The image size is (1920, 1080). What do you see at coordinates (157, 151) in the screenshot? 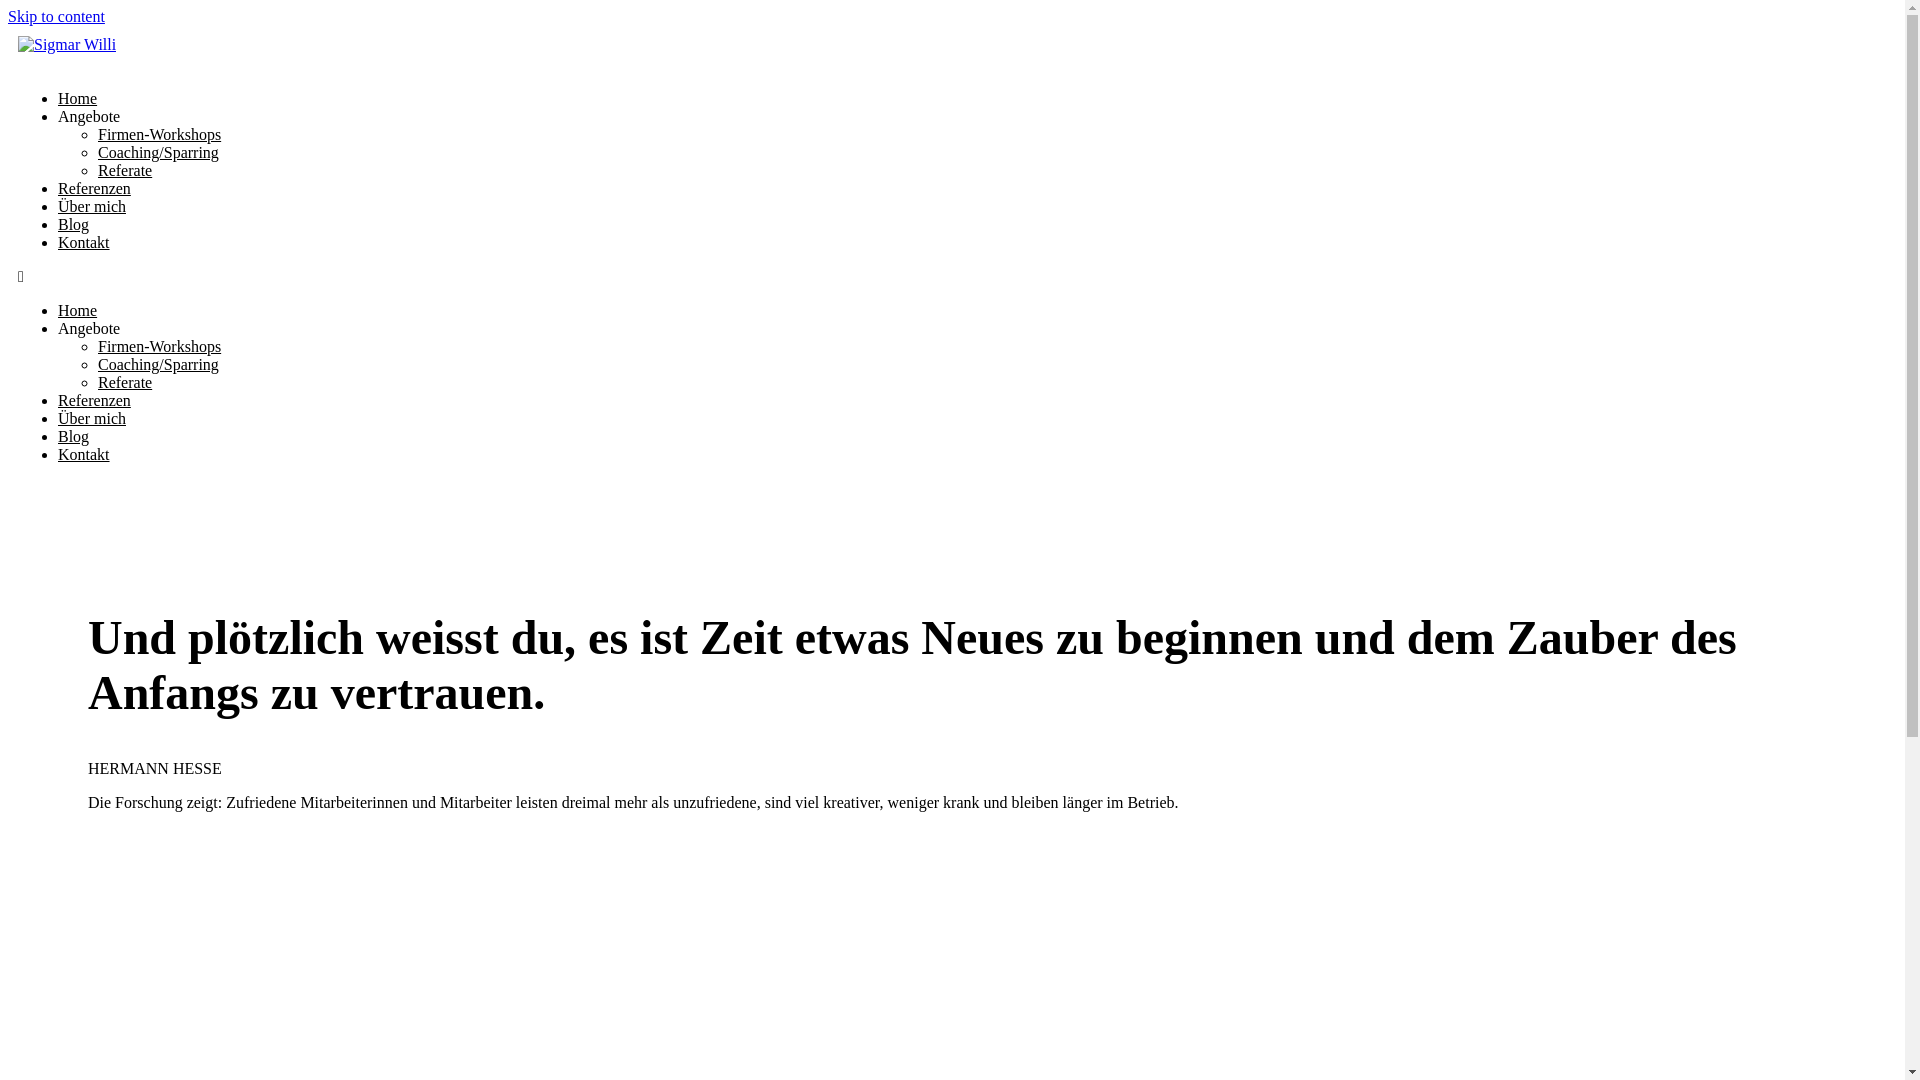
I see `'Coaching/Sparring'` at bounding box center [157, 151].